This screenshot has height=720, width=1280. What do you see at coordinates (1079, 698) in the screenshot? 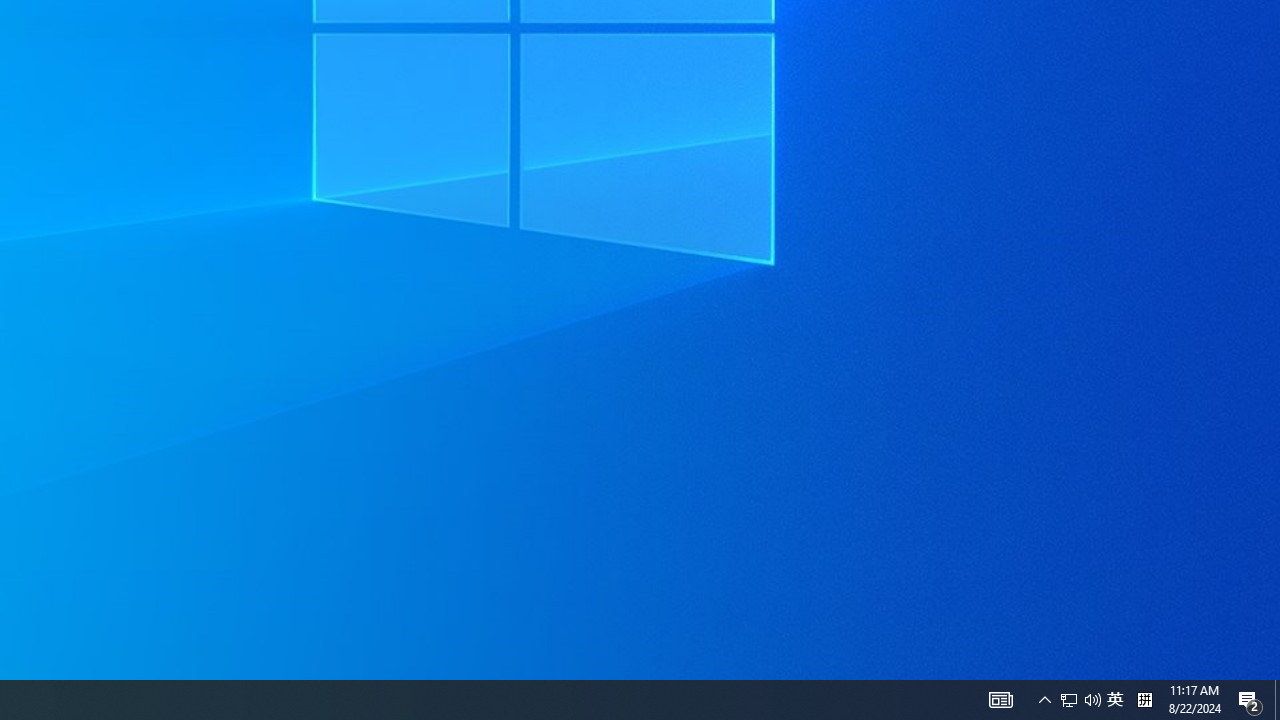
I see `'Tray Input Indicator - Chinese (Simplified, China)'` at bounding box center [1079, 698].